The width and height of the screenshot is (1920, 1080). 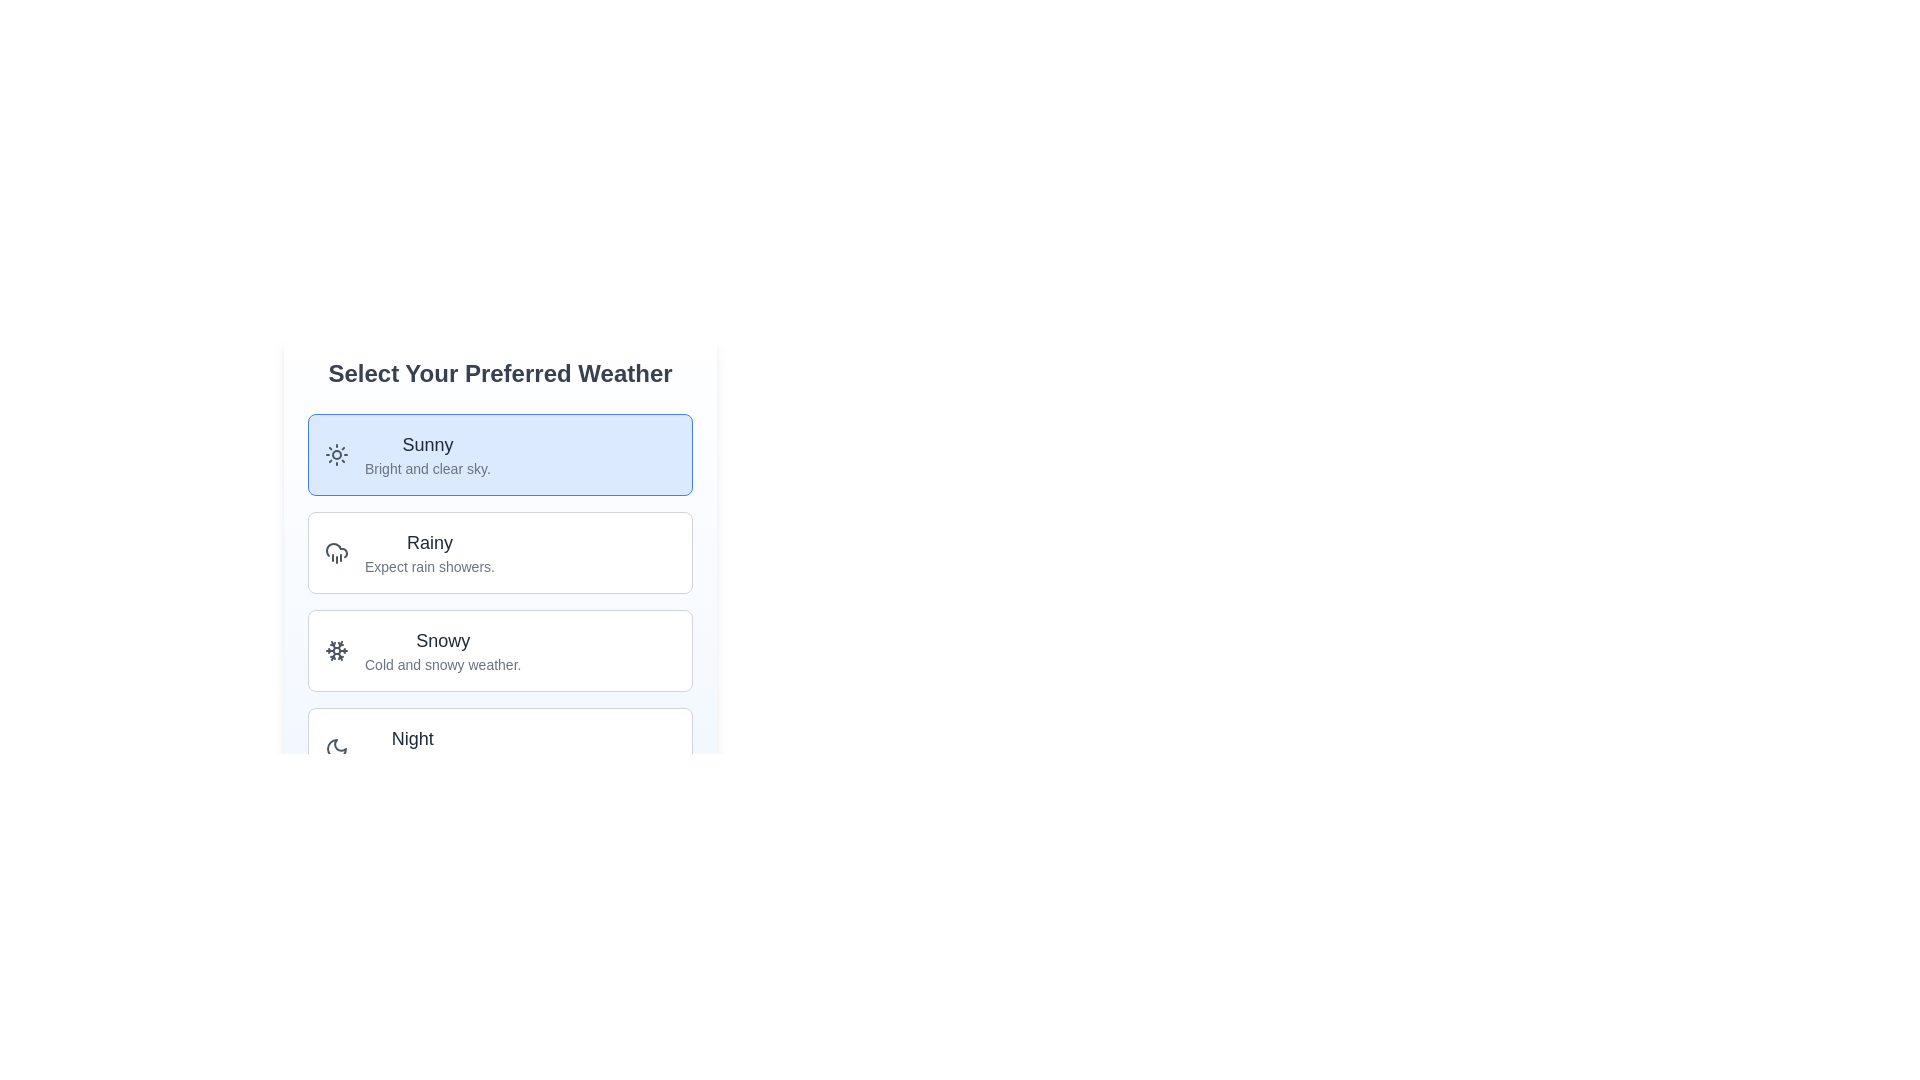 What do you see at coordinates (428, 543) in the screenshot?
I see `the text label 'Rainy' within the white rectangular card` at bounding box center [428, 543].